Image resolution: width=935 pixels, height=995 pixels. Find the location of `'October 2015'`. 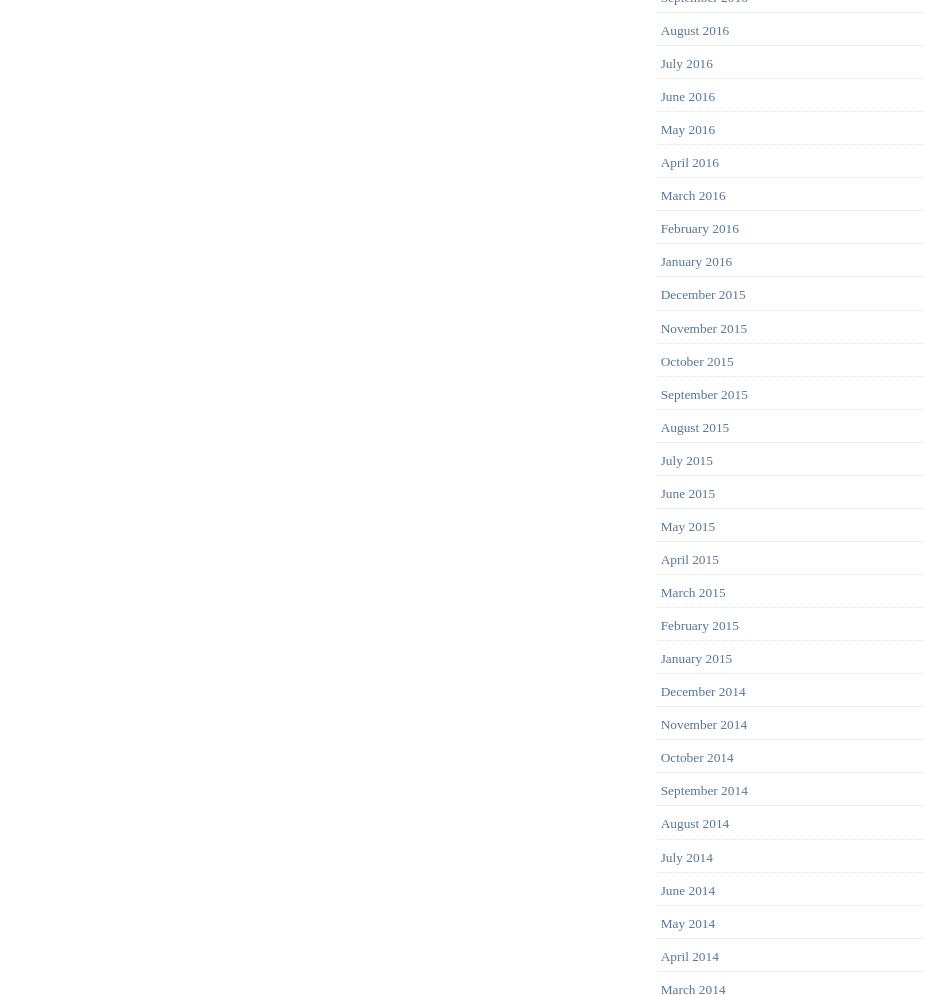

'October 2015' is located at coordinates (695, 359).